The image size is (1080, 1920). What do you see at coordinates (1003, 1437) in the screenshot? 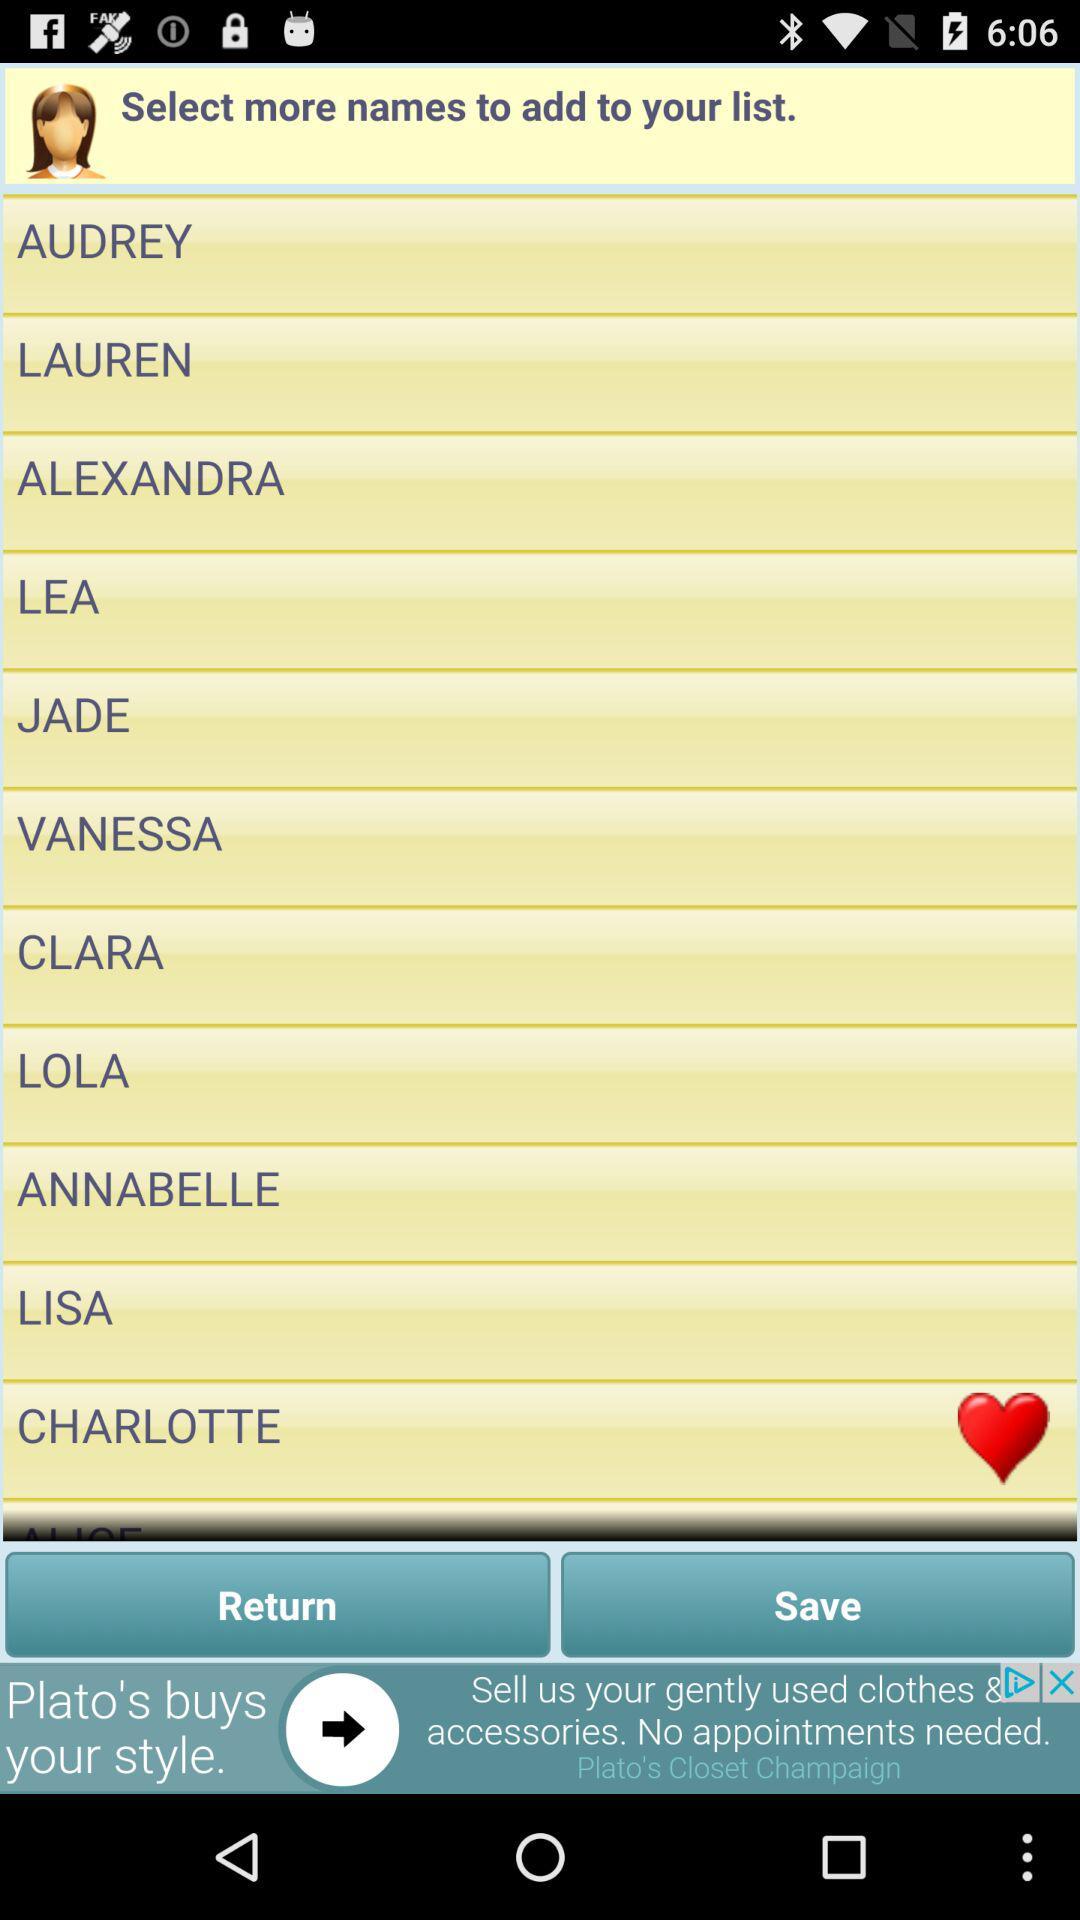
I see `heart emoji` at bounding box center [1003, 1437].